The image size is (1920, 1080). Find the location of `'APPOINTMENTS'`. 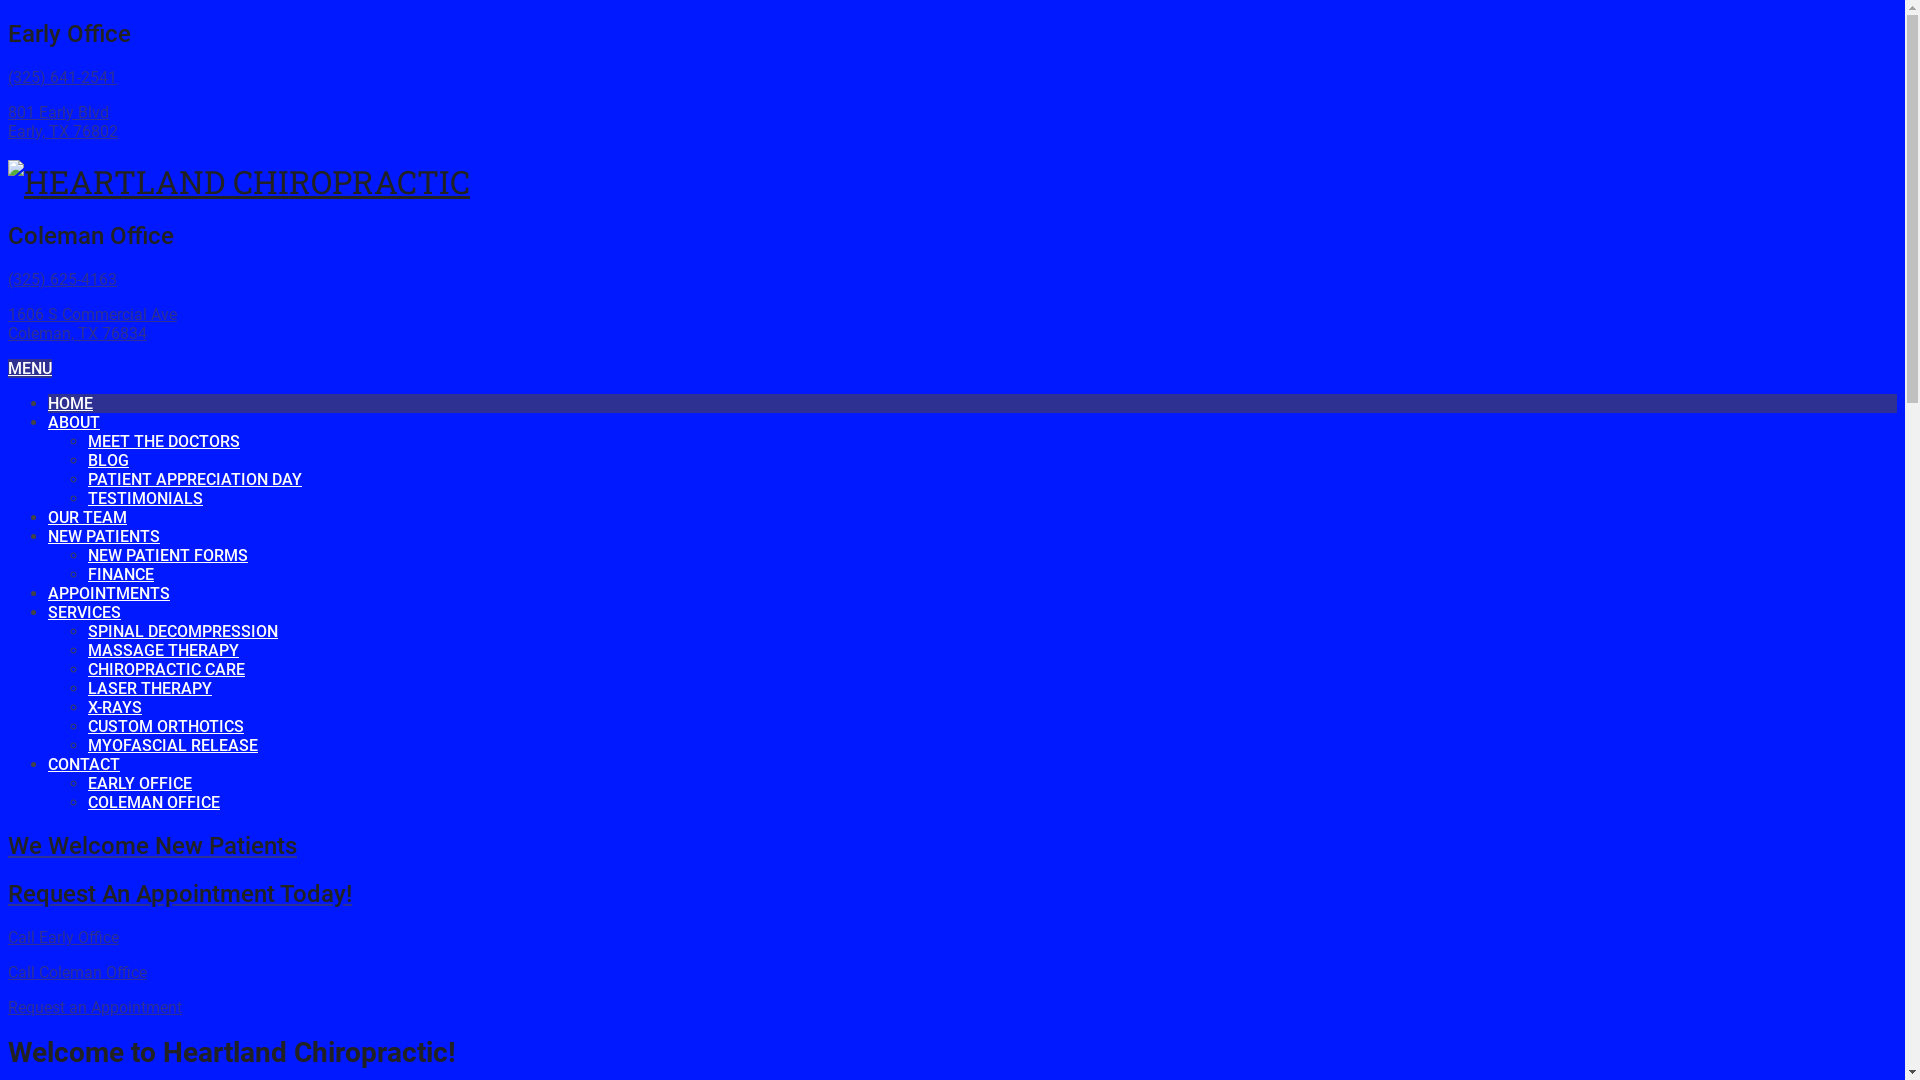

'APPOINTMENTS' is located at coordinates (48, 592).